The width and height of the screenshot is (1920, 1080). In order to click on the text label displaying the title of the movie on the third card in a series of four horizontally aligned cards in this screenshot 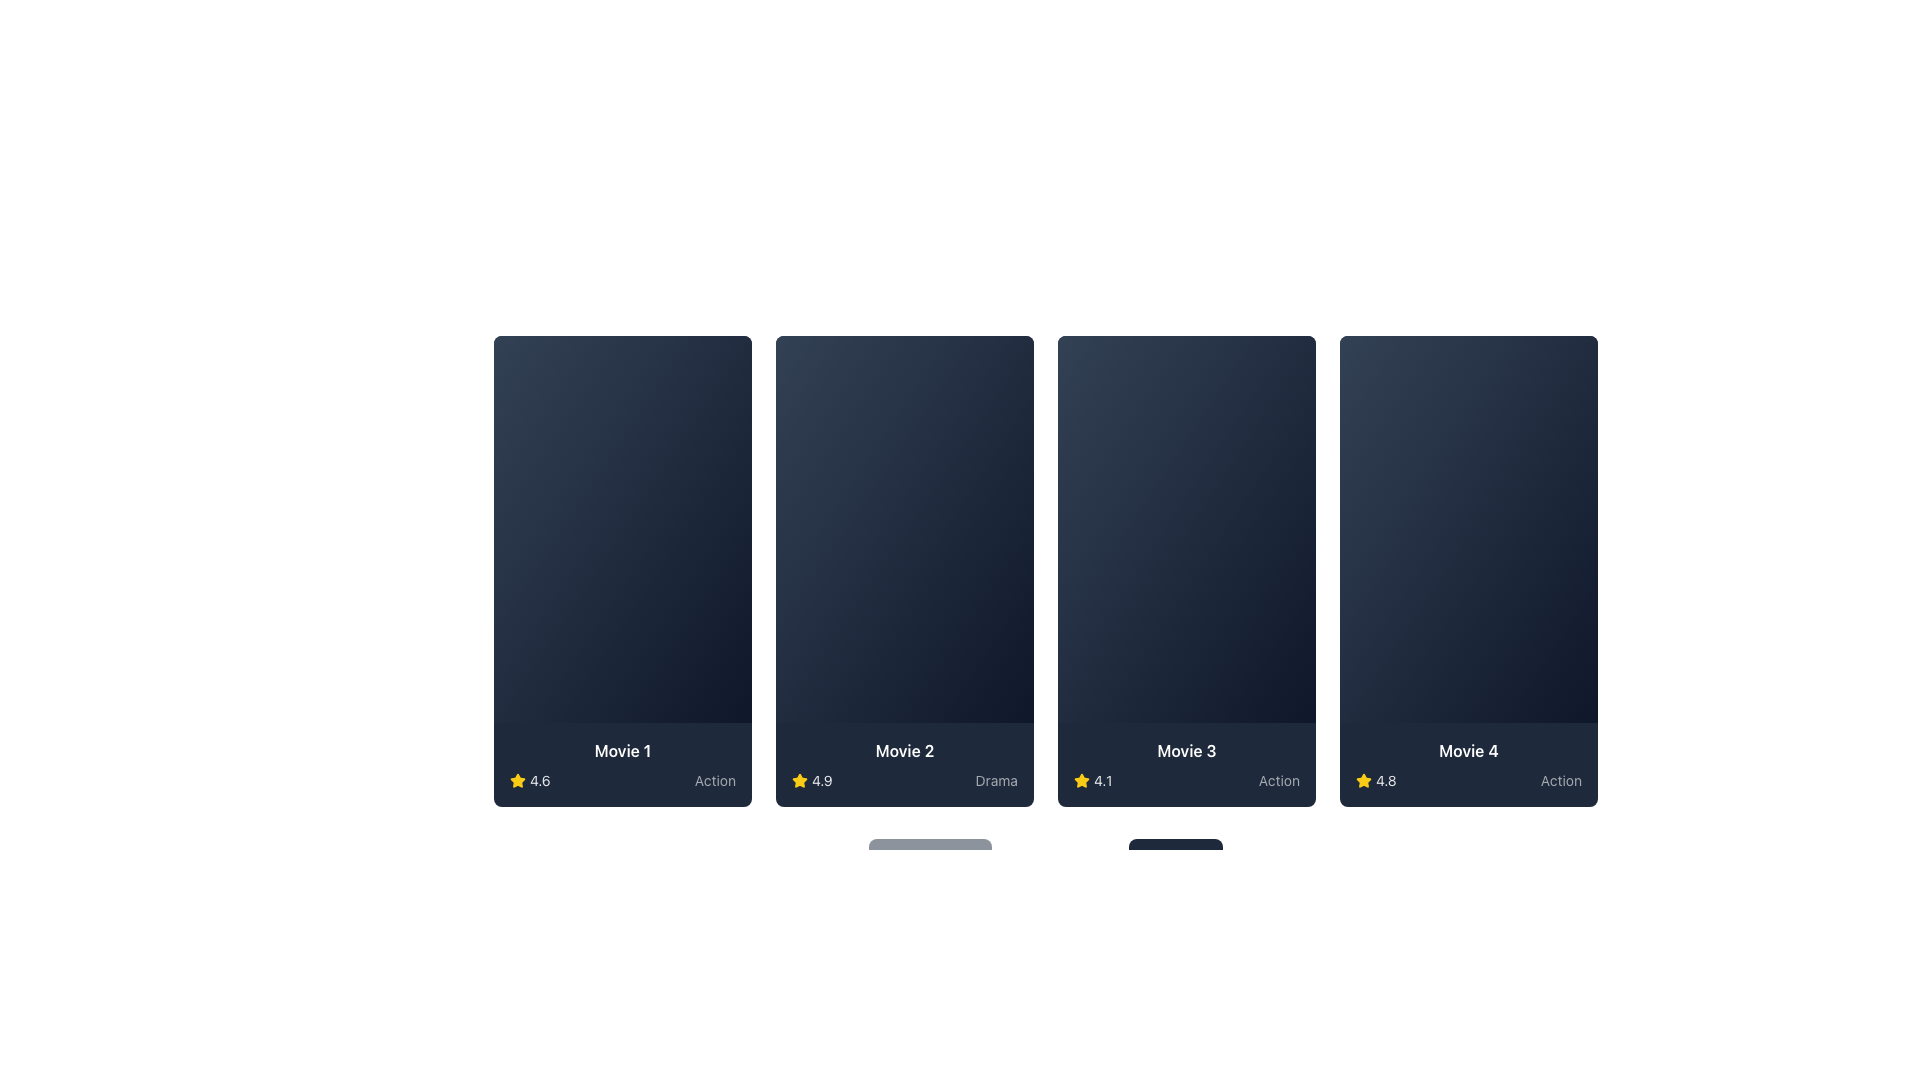, I will do `click(1186, 751)`.